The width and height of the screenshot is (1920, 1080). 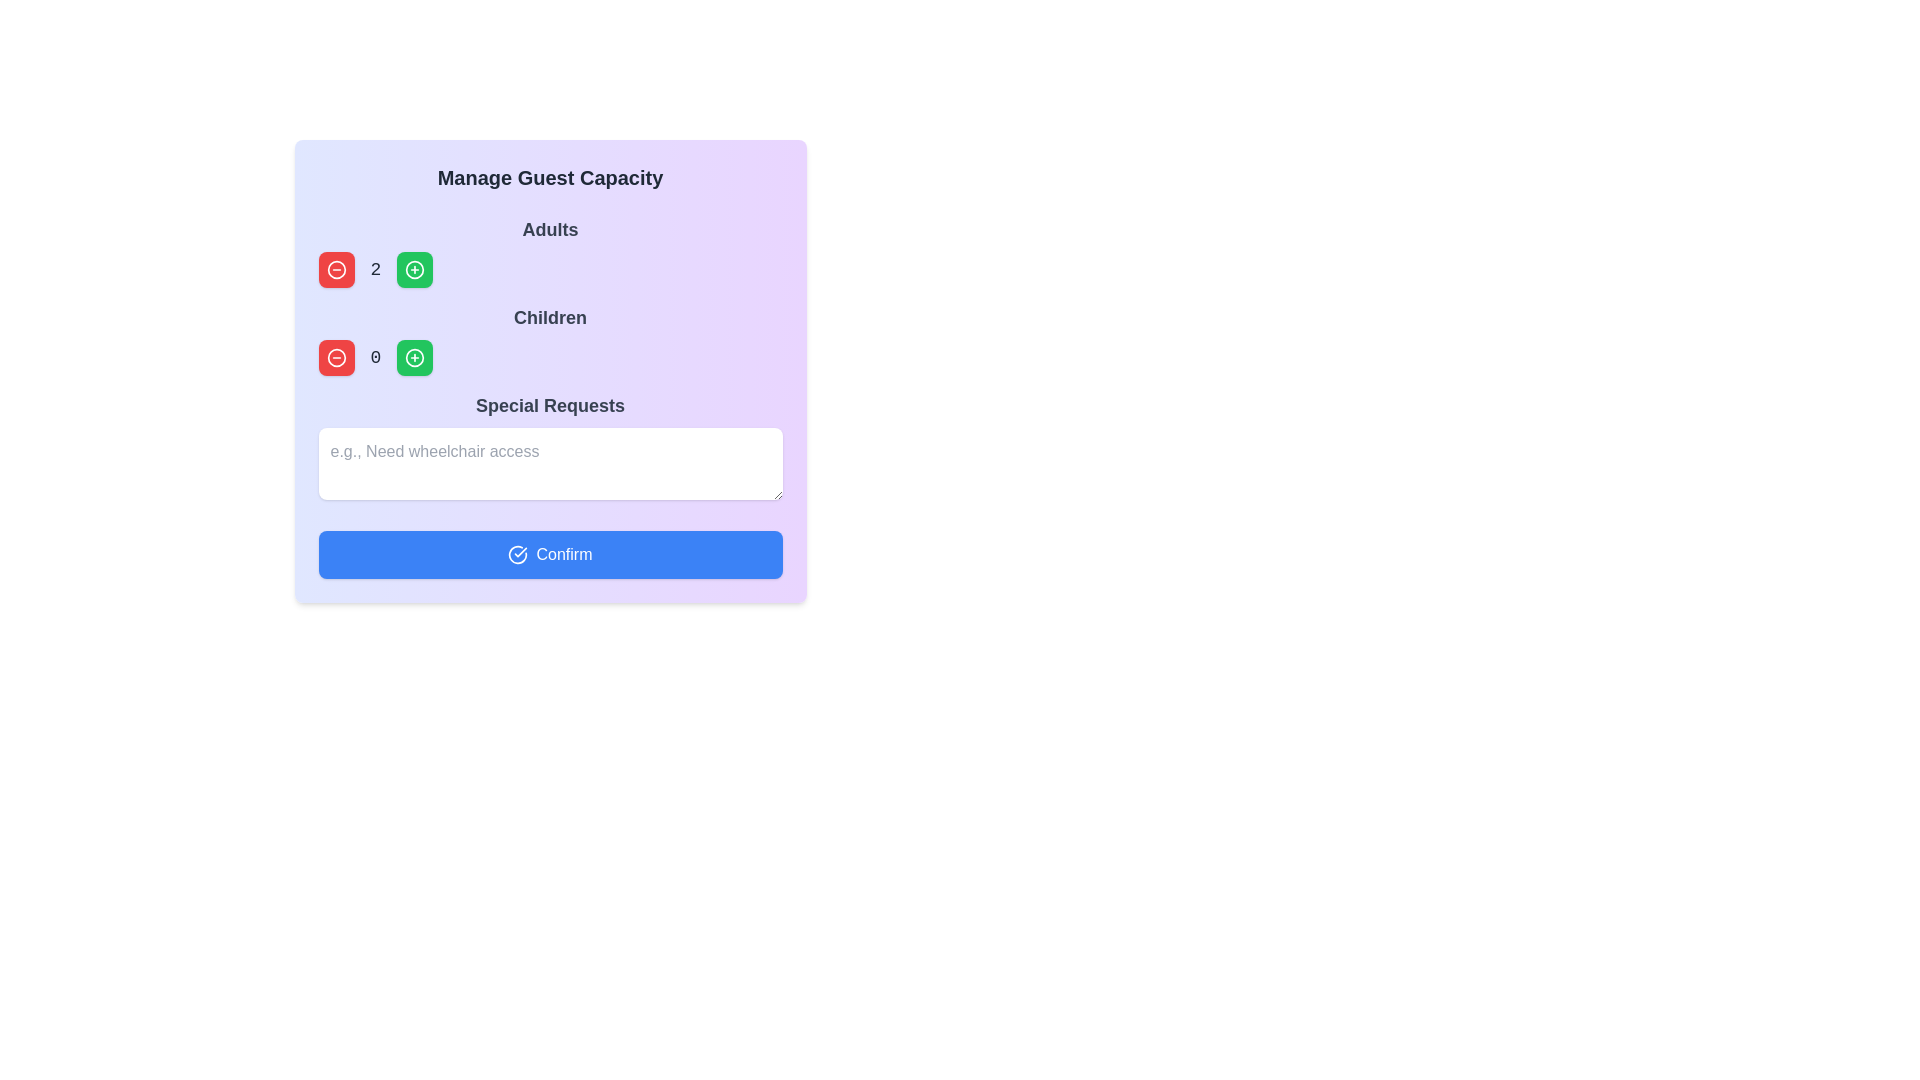 What do you see at coordinates (336, 357) in the screenshot?
I see `the decrement button for adults` at bounding box center [336, 357].